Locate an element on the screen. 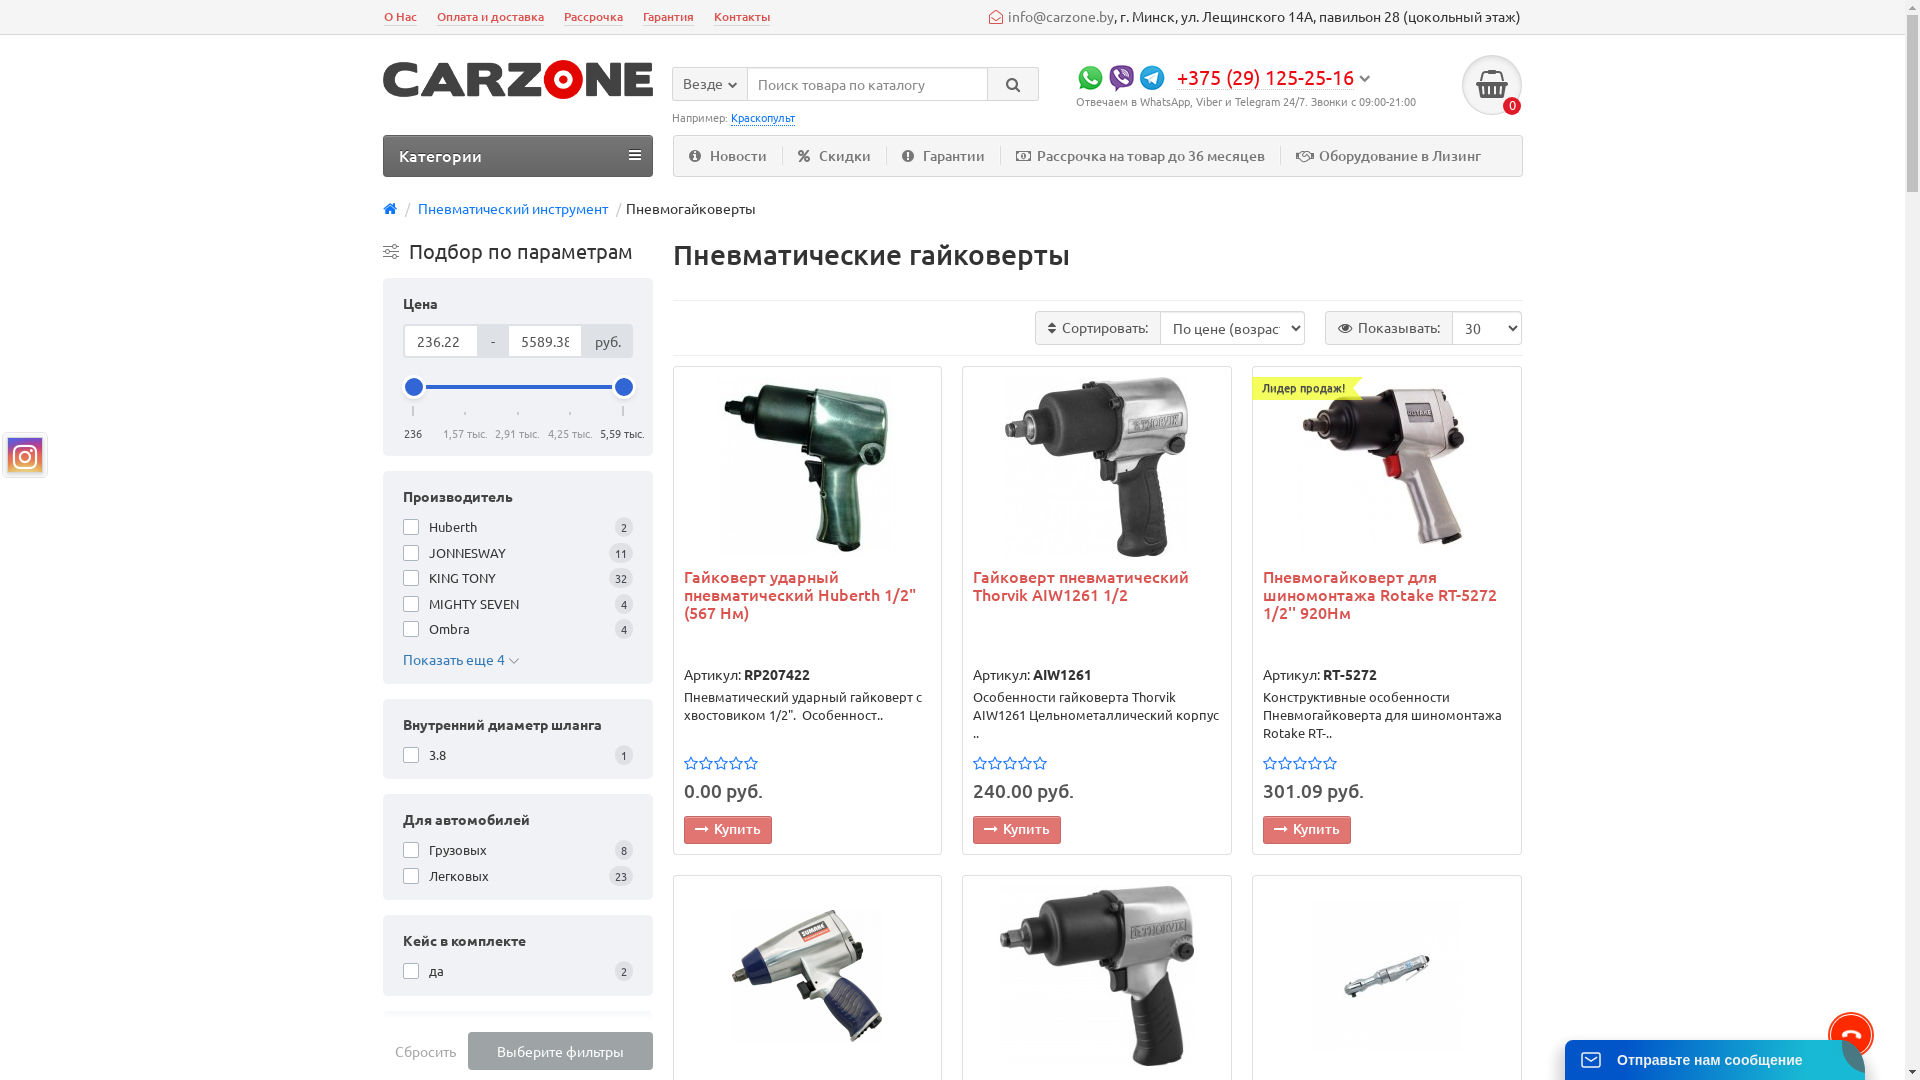 Image resolution: width=1920 pixels, height=1080 pixels. 'carzone.by' is located at coordinates (517, 78).